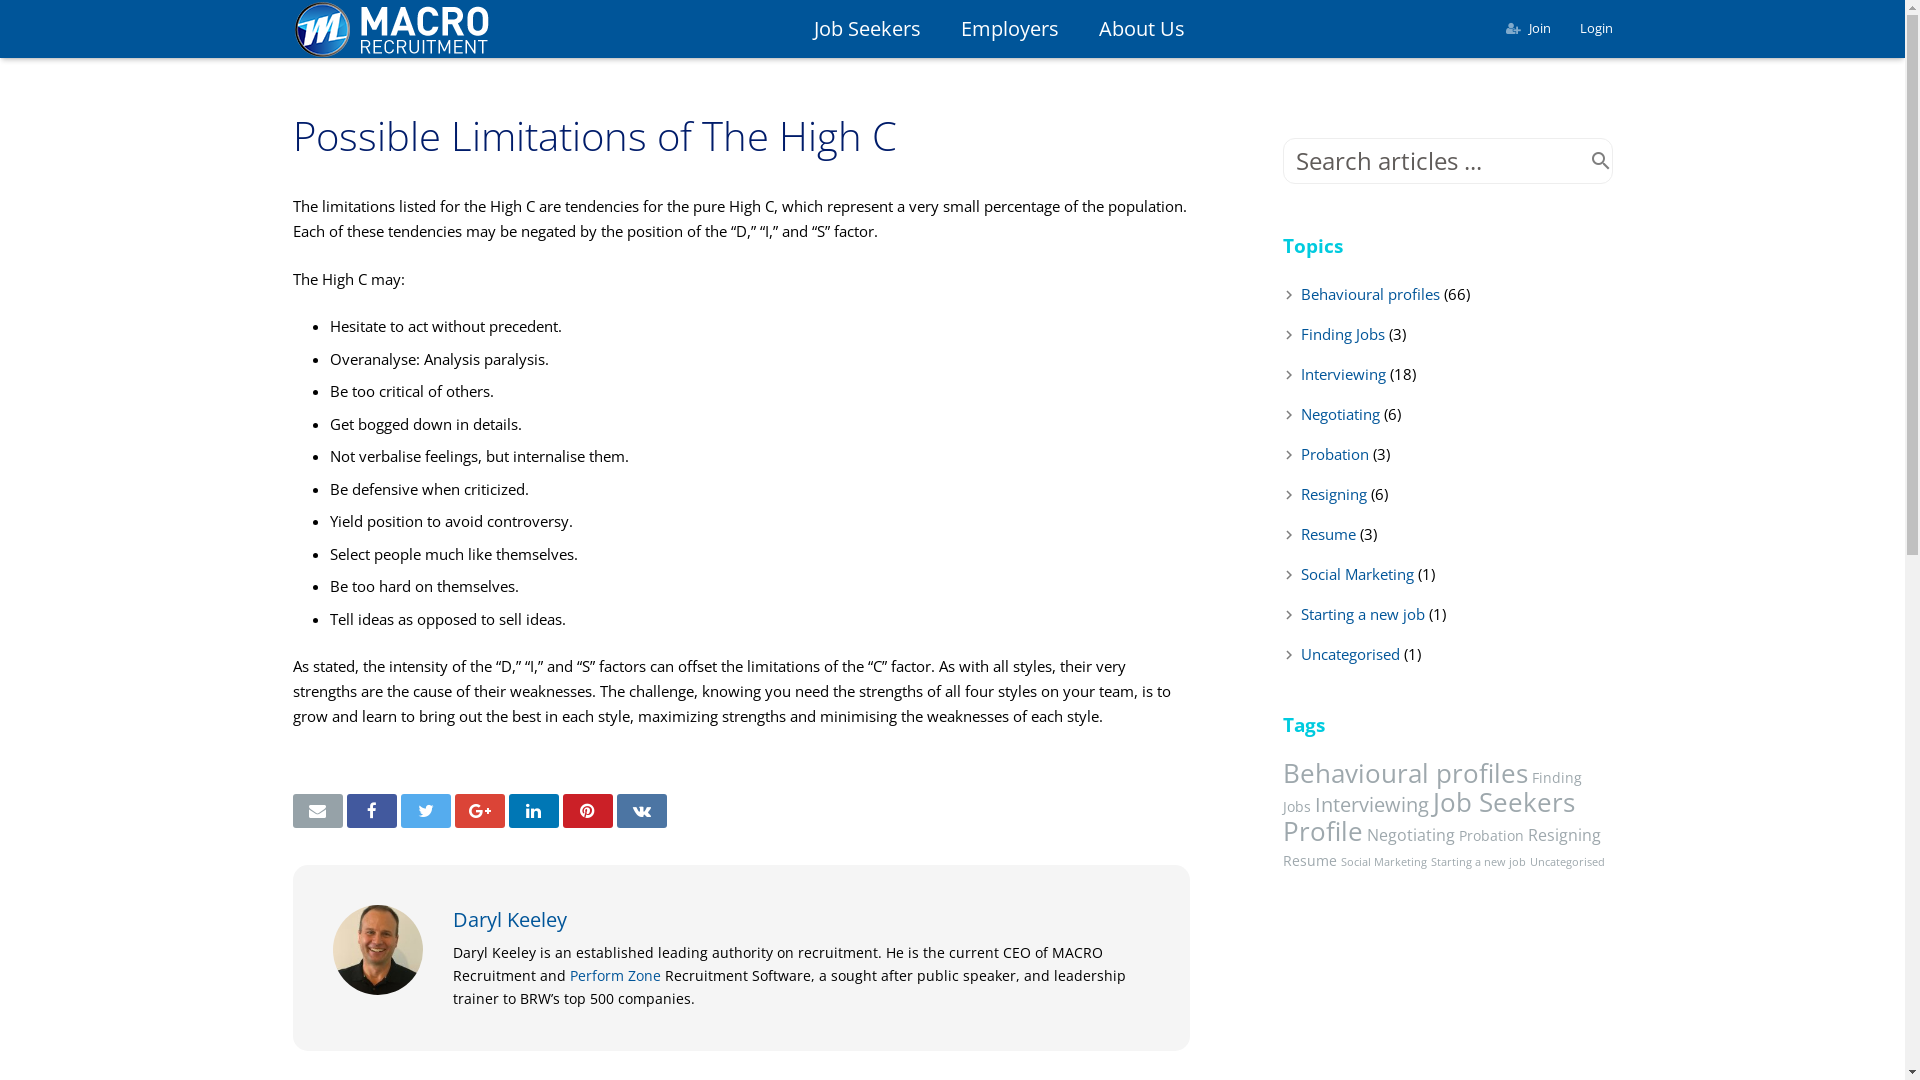 The height and width of the screenshot is (1080, 1920). What do you see at coordinates (1142, 29) in the screenshot?
I see `'About Us'` at bounding box center [1142, 29].